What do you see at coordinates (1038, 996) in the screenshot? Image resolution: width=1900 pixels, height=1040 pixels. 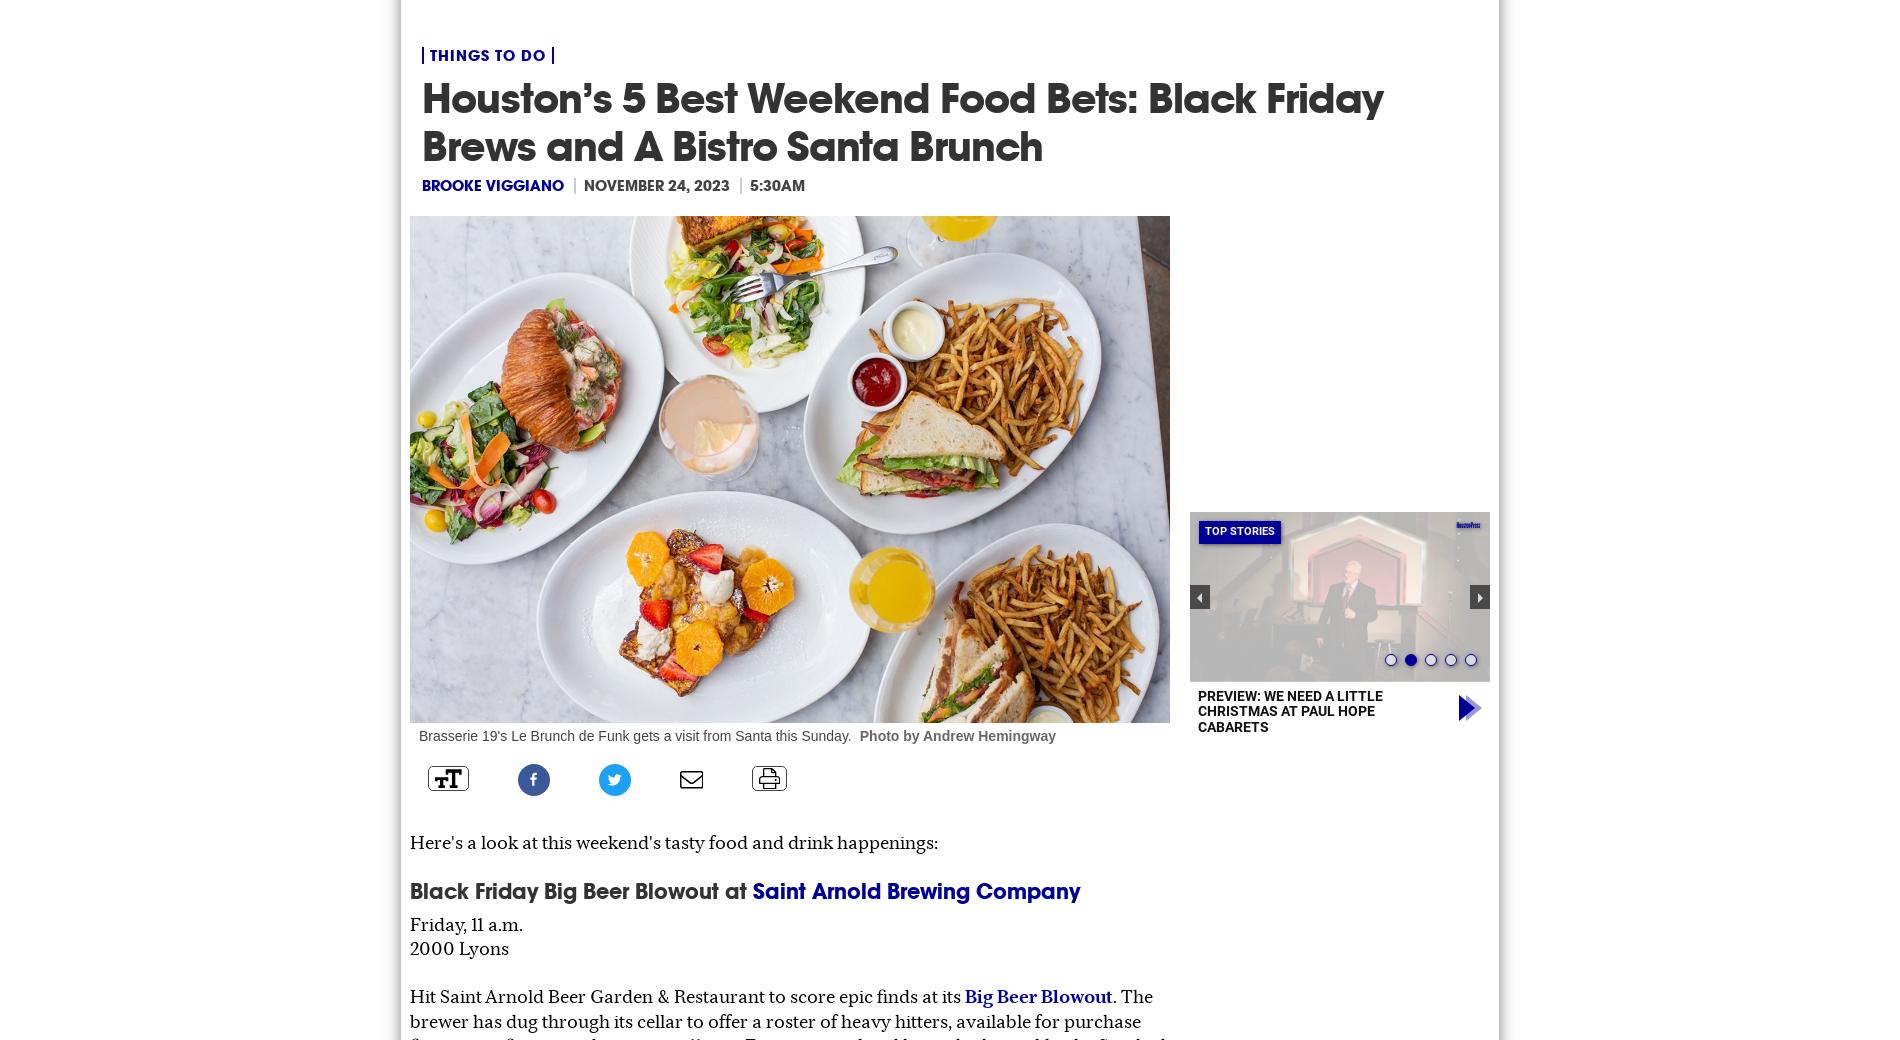 I see `'Big Beer Blowout'` at bounding box center [1038, 996].